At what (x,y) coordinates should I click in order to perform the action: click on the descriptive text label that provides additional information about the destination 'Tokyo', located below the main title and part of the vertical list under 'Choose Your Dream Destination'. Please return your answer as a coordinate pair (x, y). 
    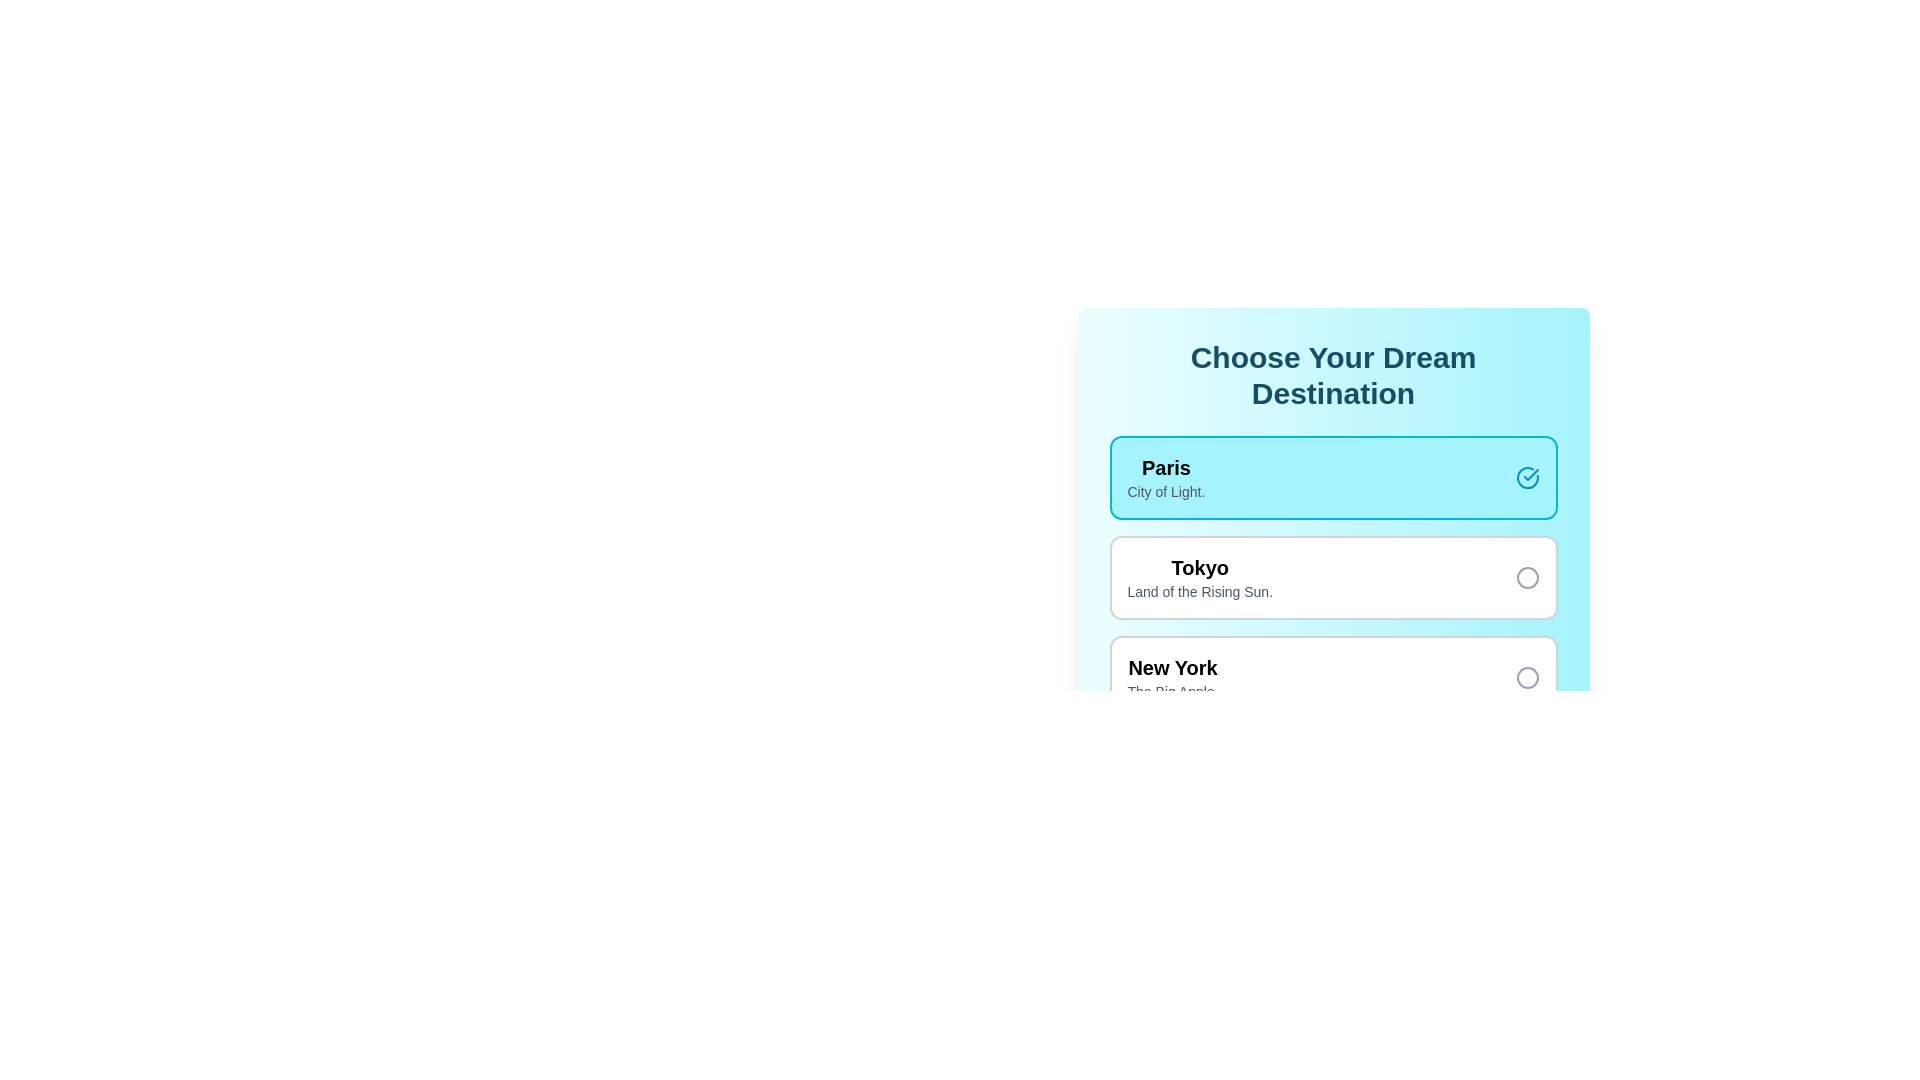
    Looking at the image, I should click on (1200, 590).